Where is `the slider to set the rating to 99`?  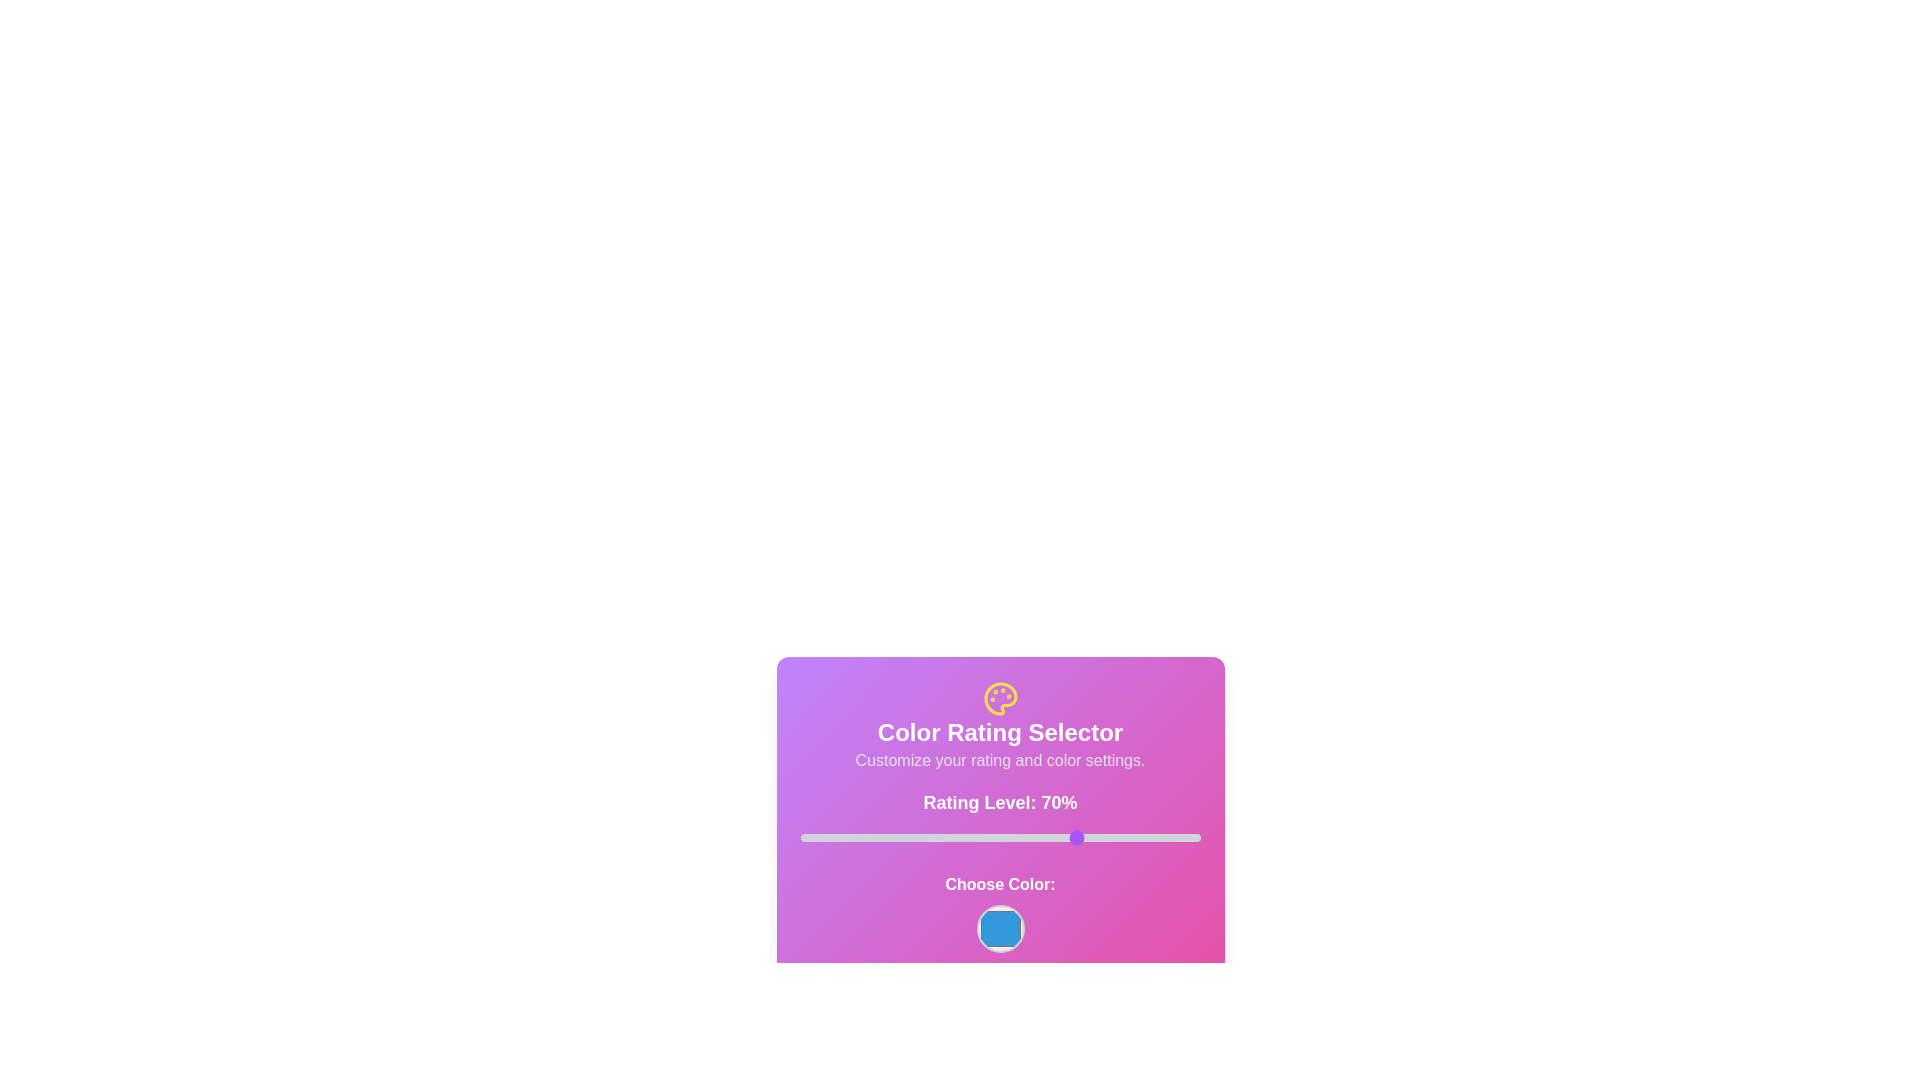
the slider to set the rating to 99 is located at coordinates (1196, 837).